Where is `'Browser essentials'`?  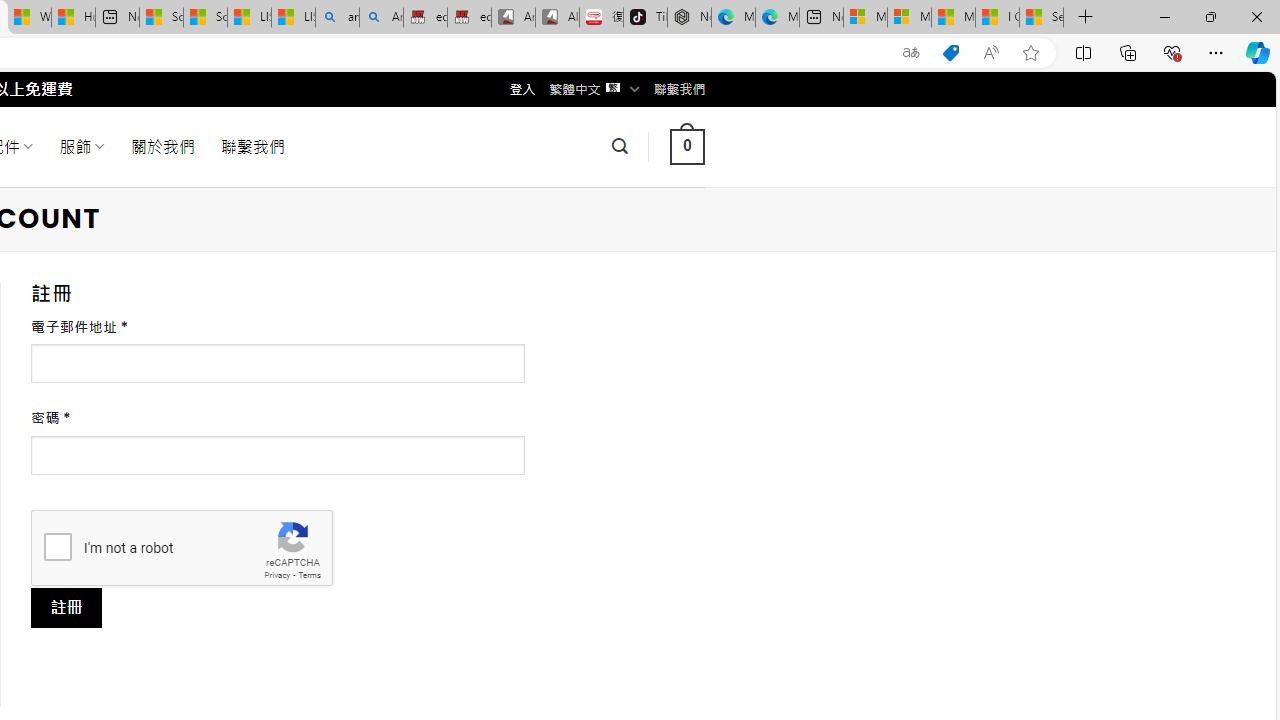
'Browser essentials' is located at coordinates (1171, 51).